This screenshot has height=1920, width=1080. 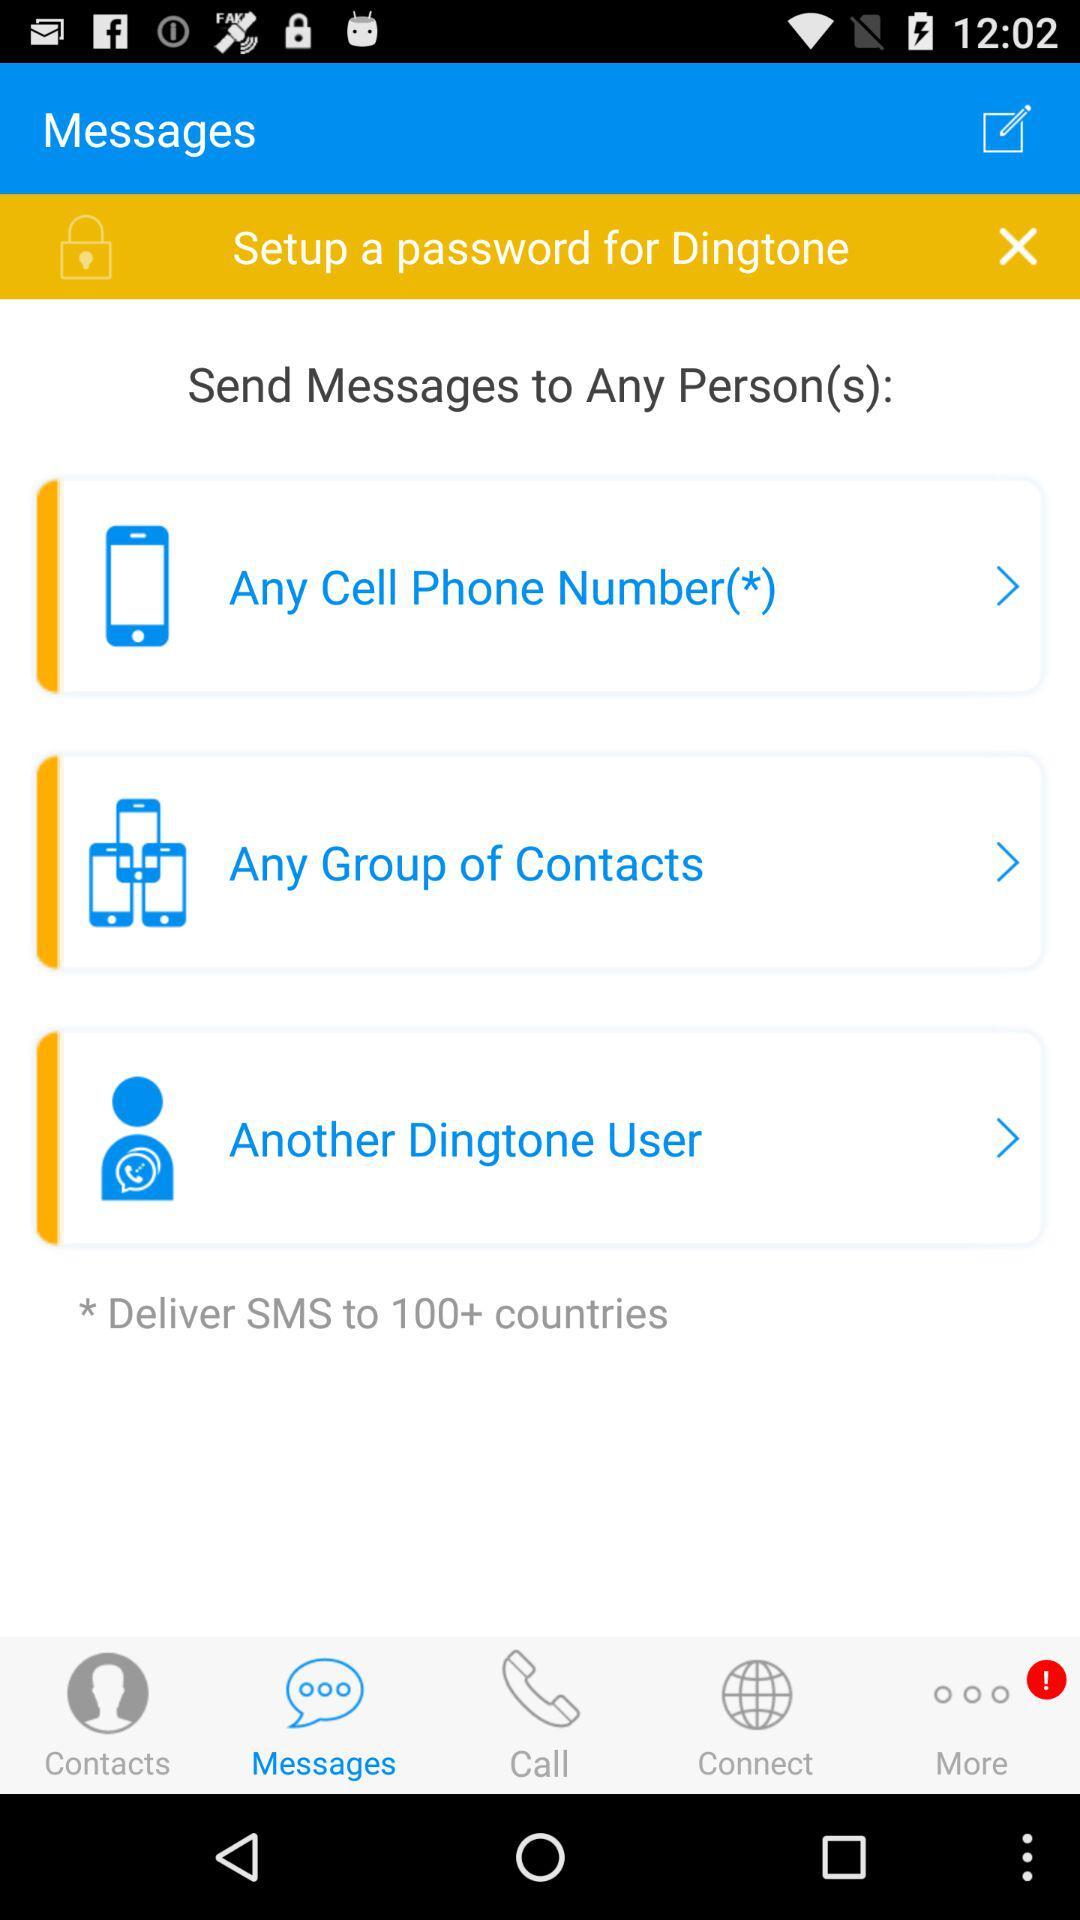 What do you see at coordinates (1007, 127) in the screenshot?
I see `a message` at bounding box center [1007, 127].